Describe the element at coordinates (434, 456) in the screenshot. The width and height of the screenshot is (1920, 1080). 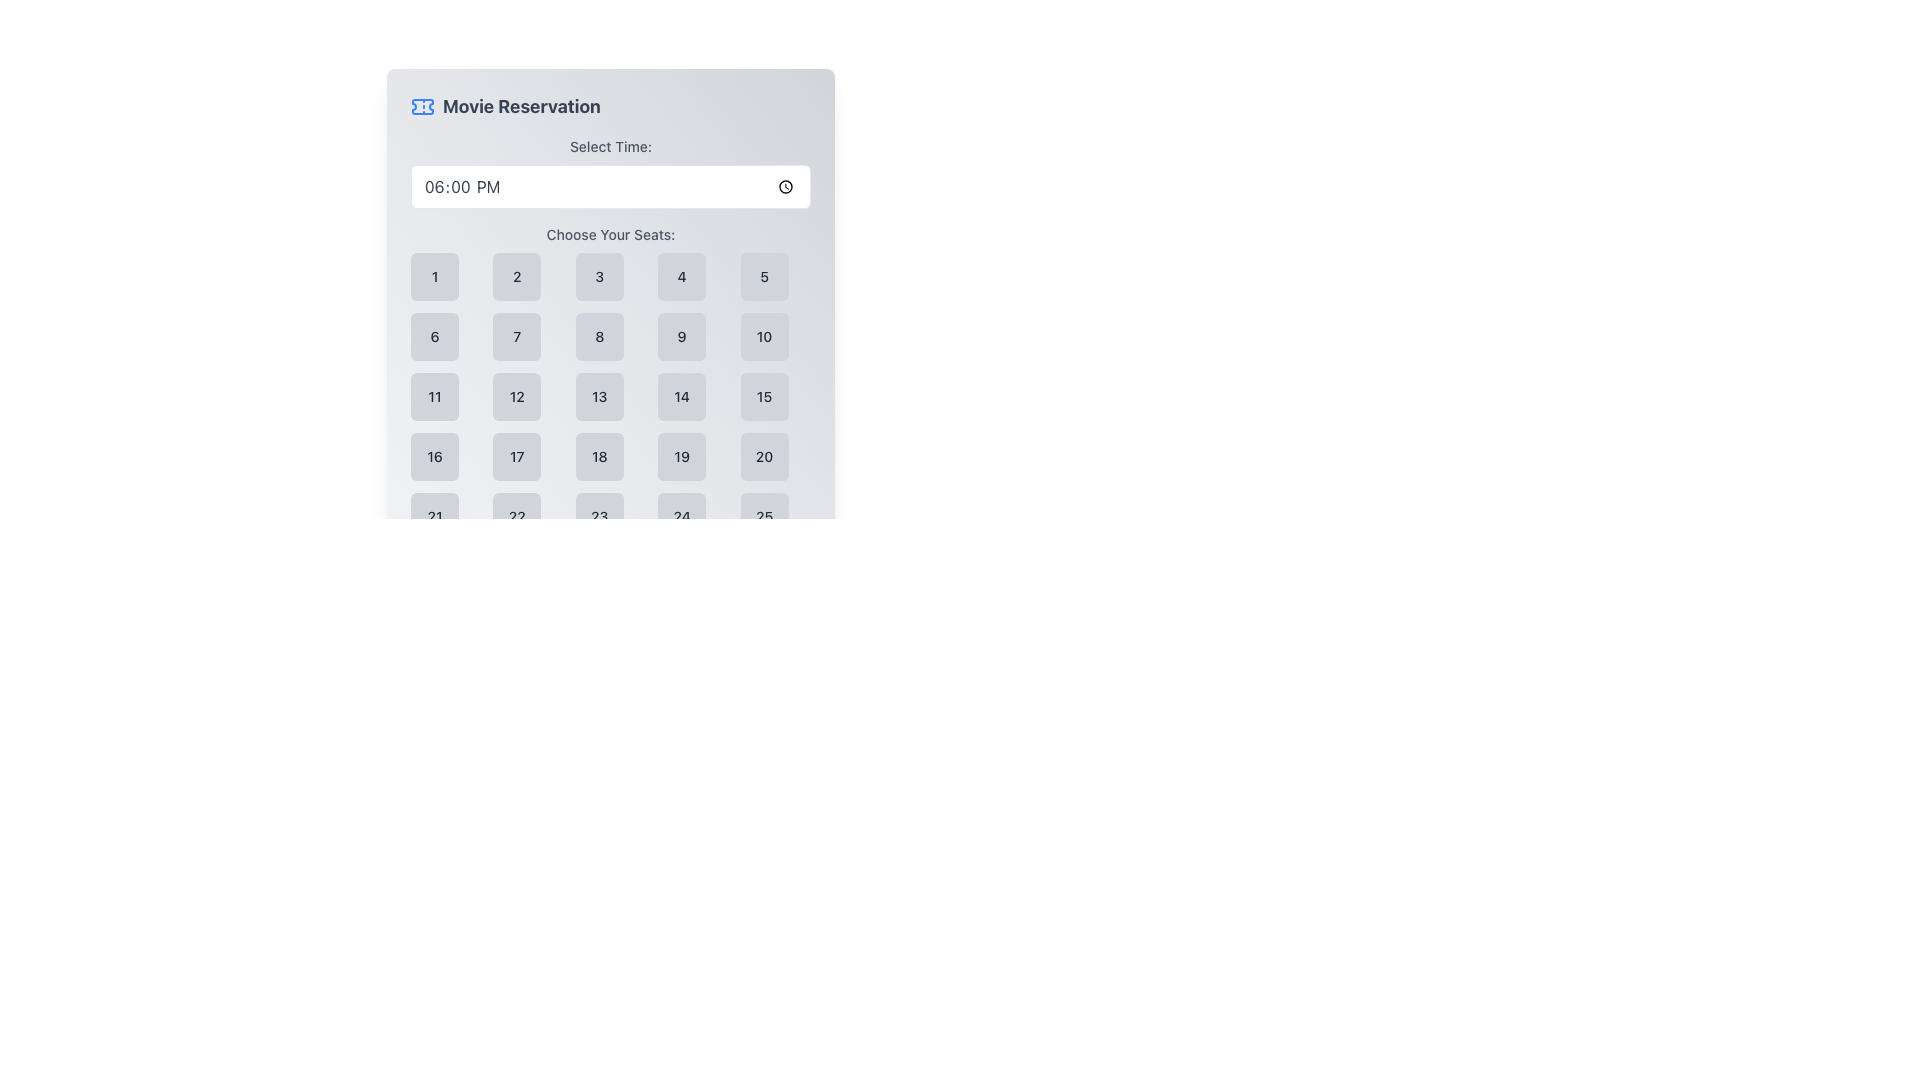
I see `the square button with rounded corners displaying the number '16'` at that location.